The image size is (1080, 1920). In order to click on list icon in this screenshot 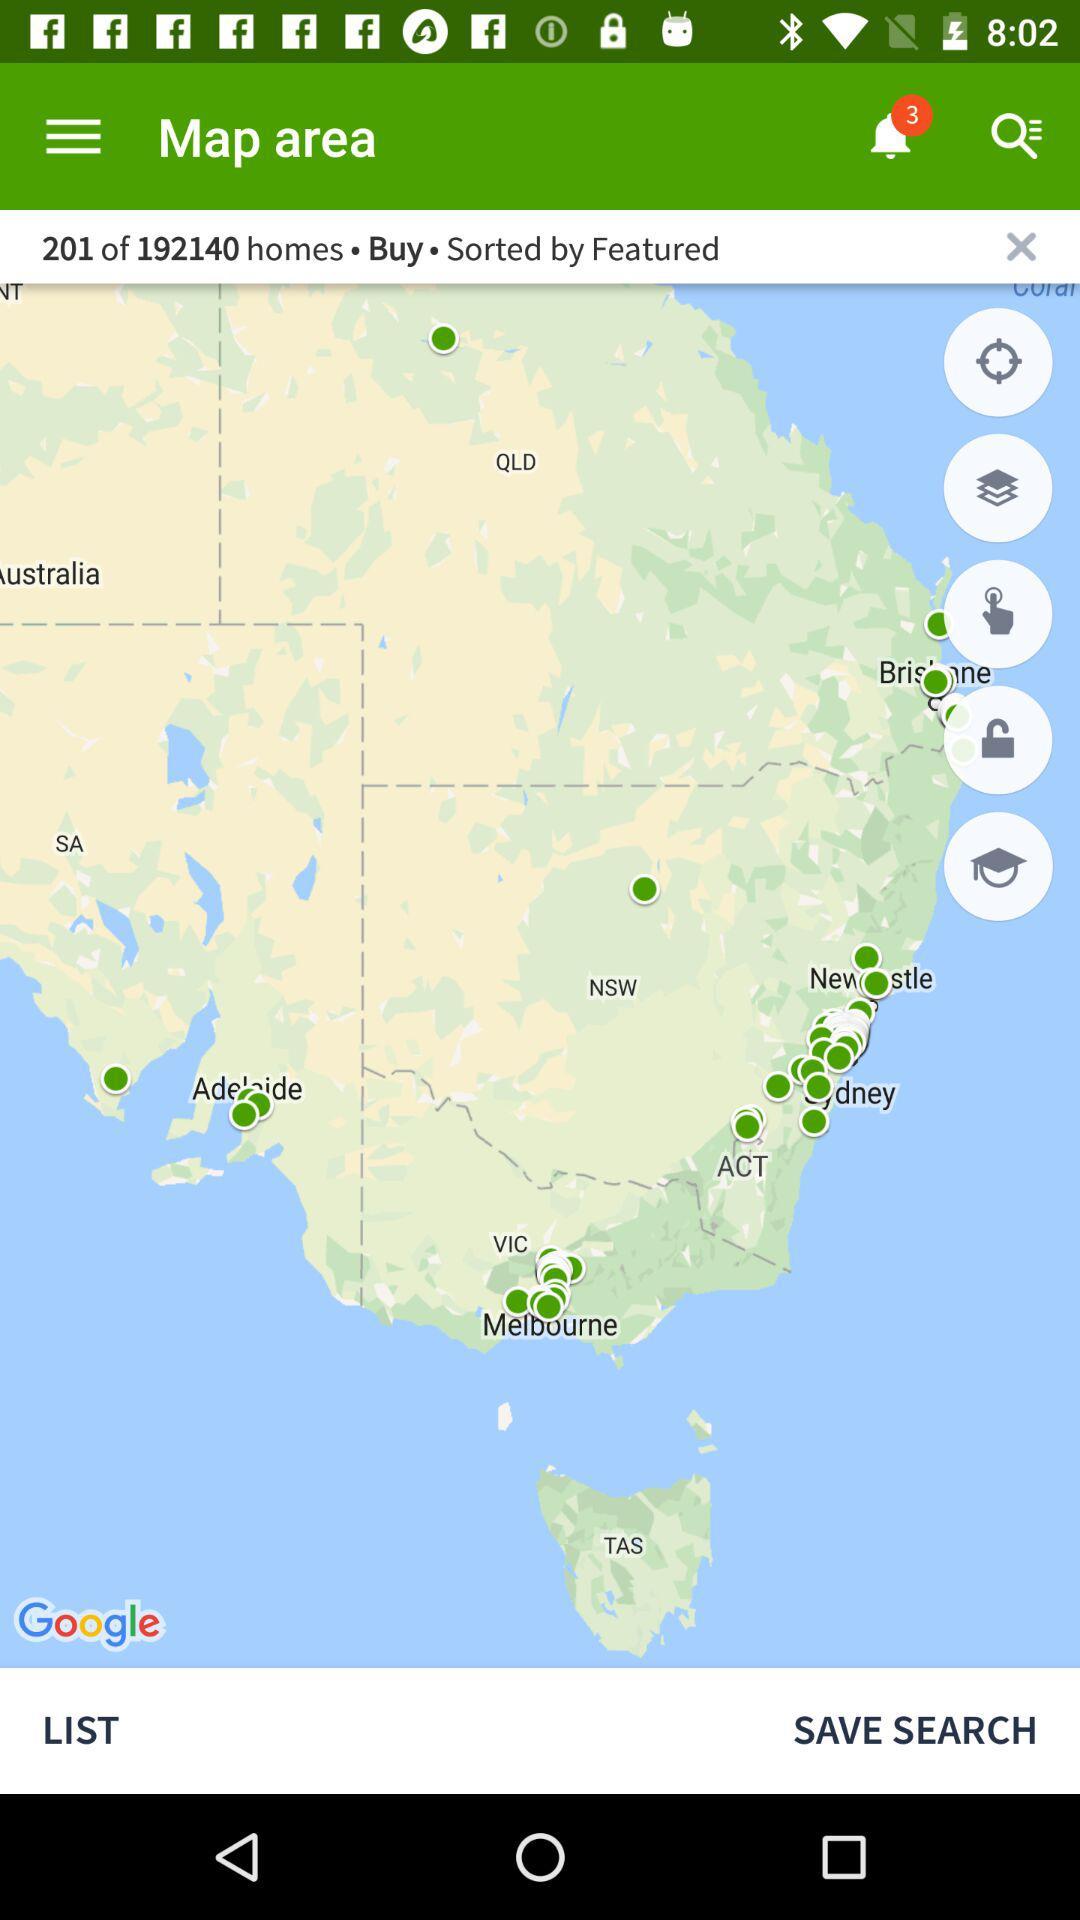, I will do `click(375, 1730)`.